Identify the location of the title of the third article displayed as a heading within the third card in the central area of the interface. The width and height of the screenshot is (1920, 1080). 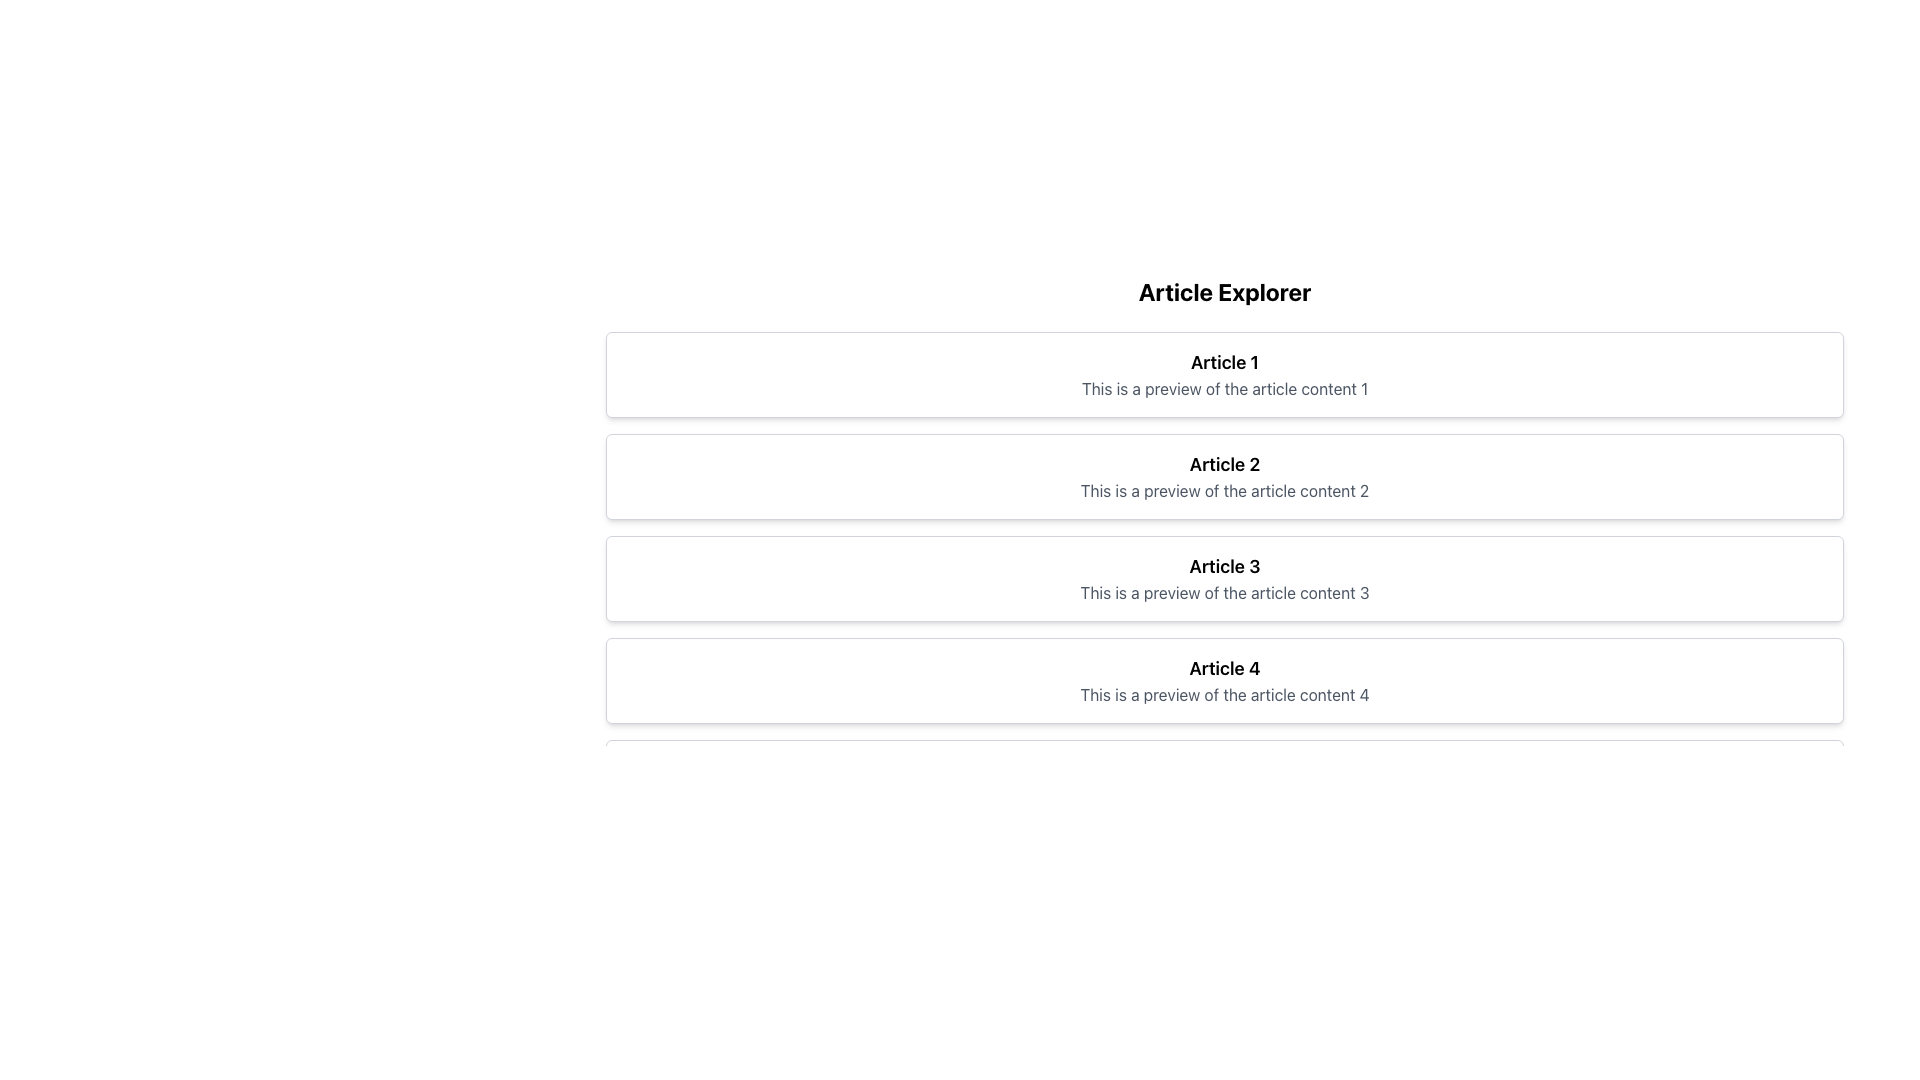
(1223, 567).